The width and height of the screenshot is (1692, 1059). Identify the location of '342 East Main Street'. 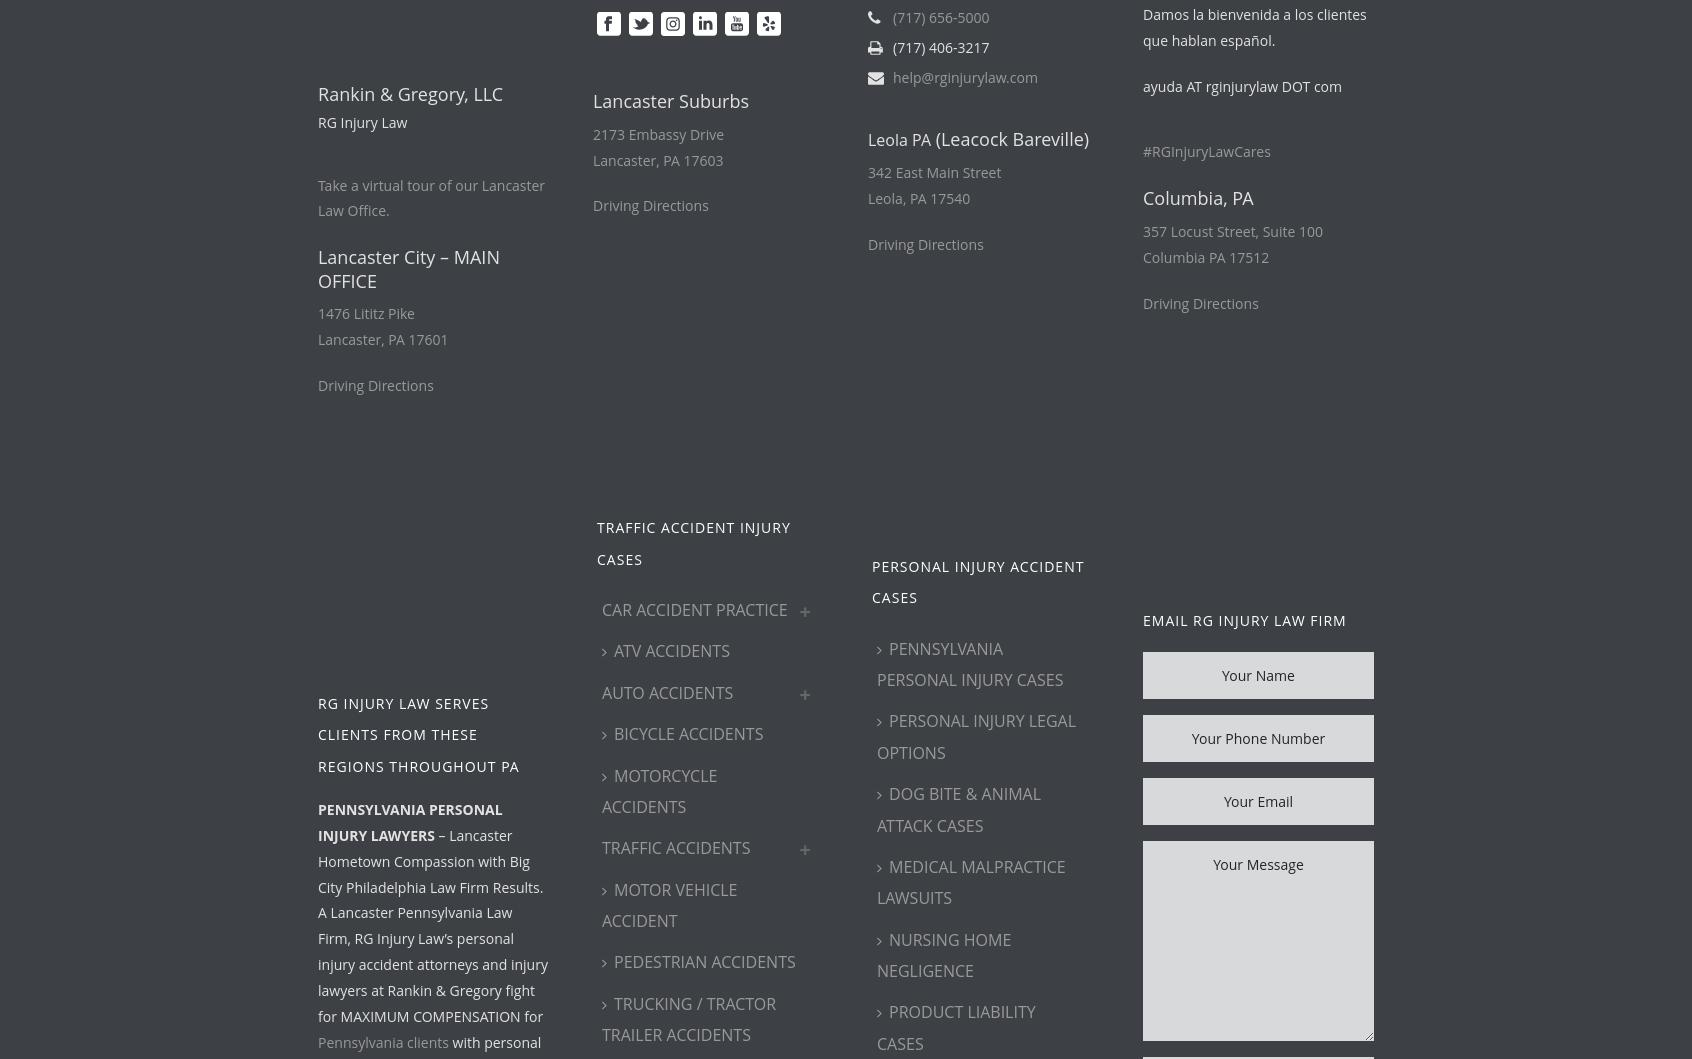
(934, 171).